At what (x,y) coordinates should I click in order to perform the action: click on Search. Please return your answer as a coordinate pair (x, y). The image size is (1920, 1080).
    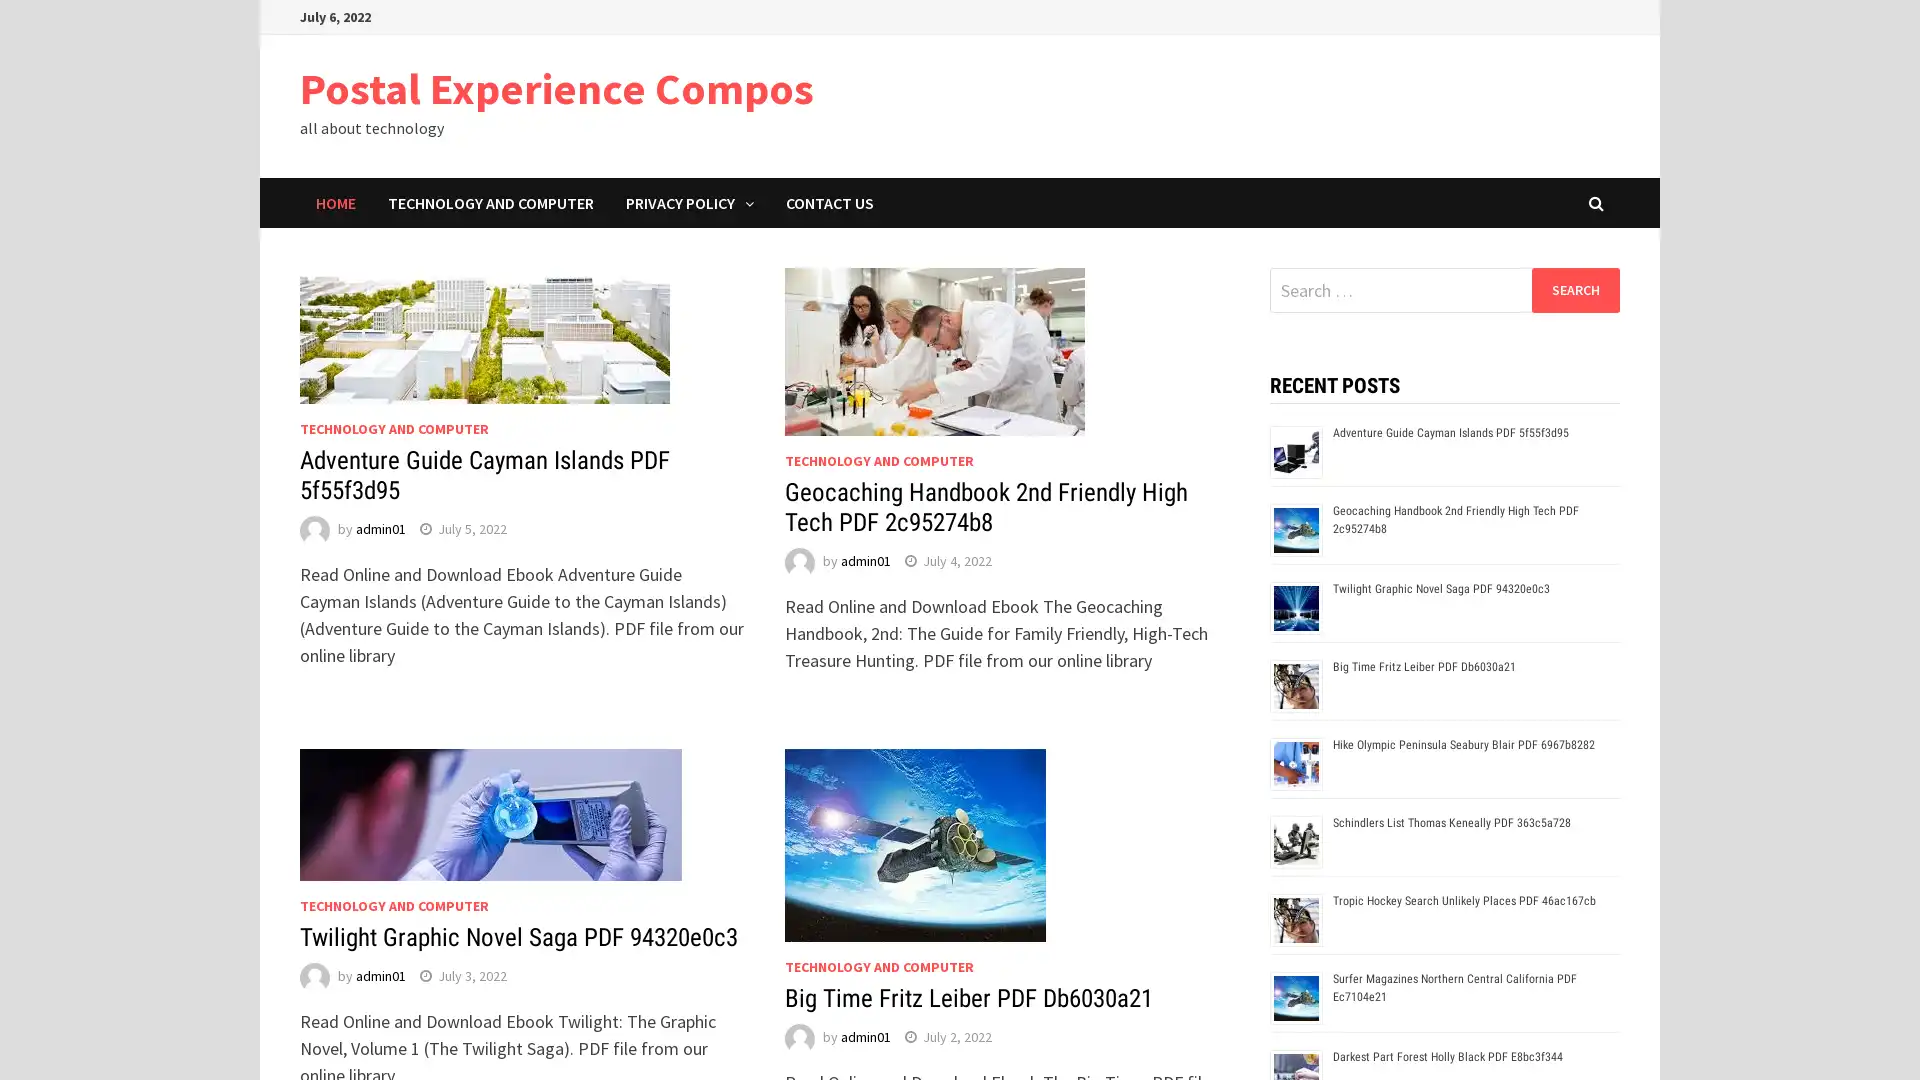
    Looking at the image, I should click on (1574, 289).